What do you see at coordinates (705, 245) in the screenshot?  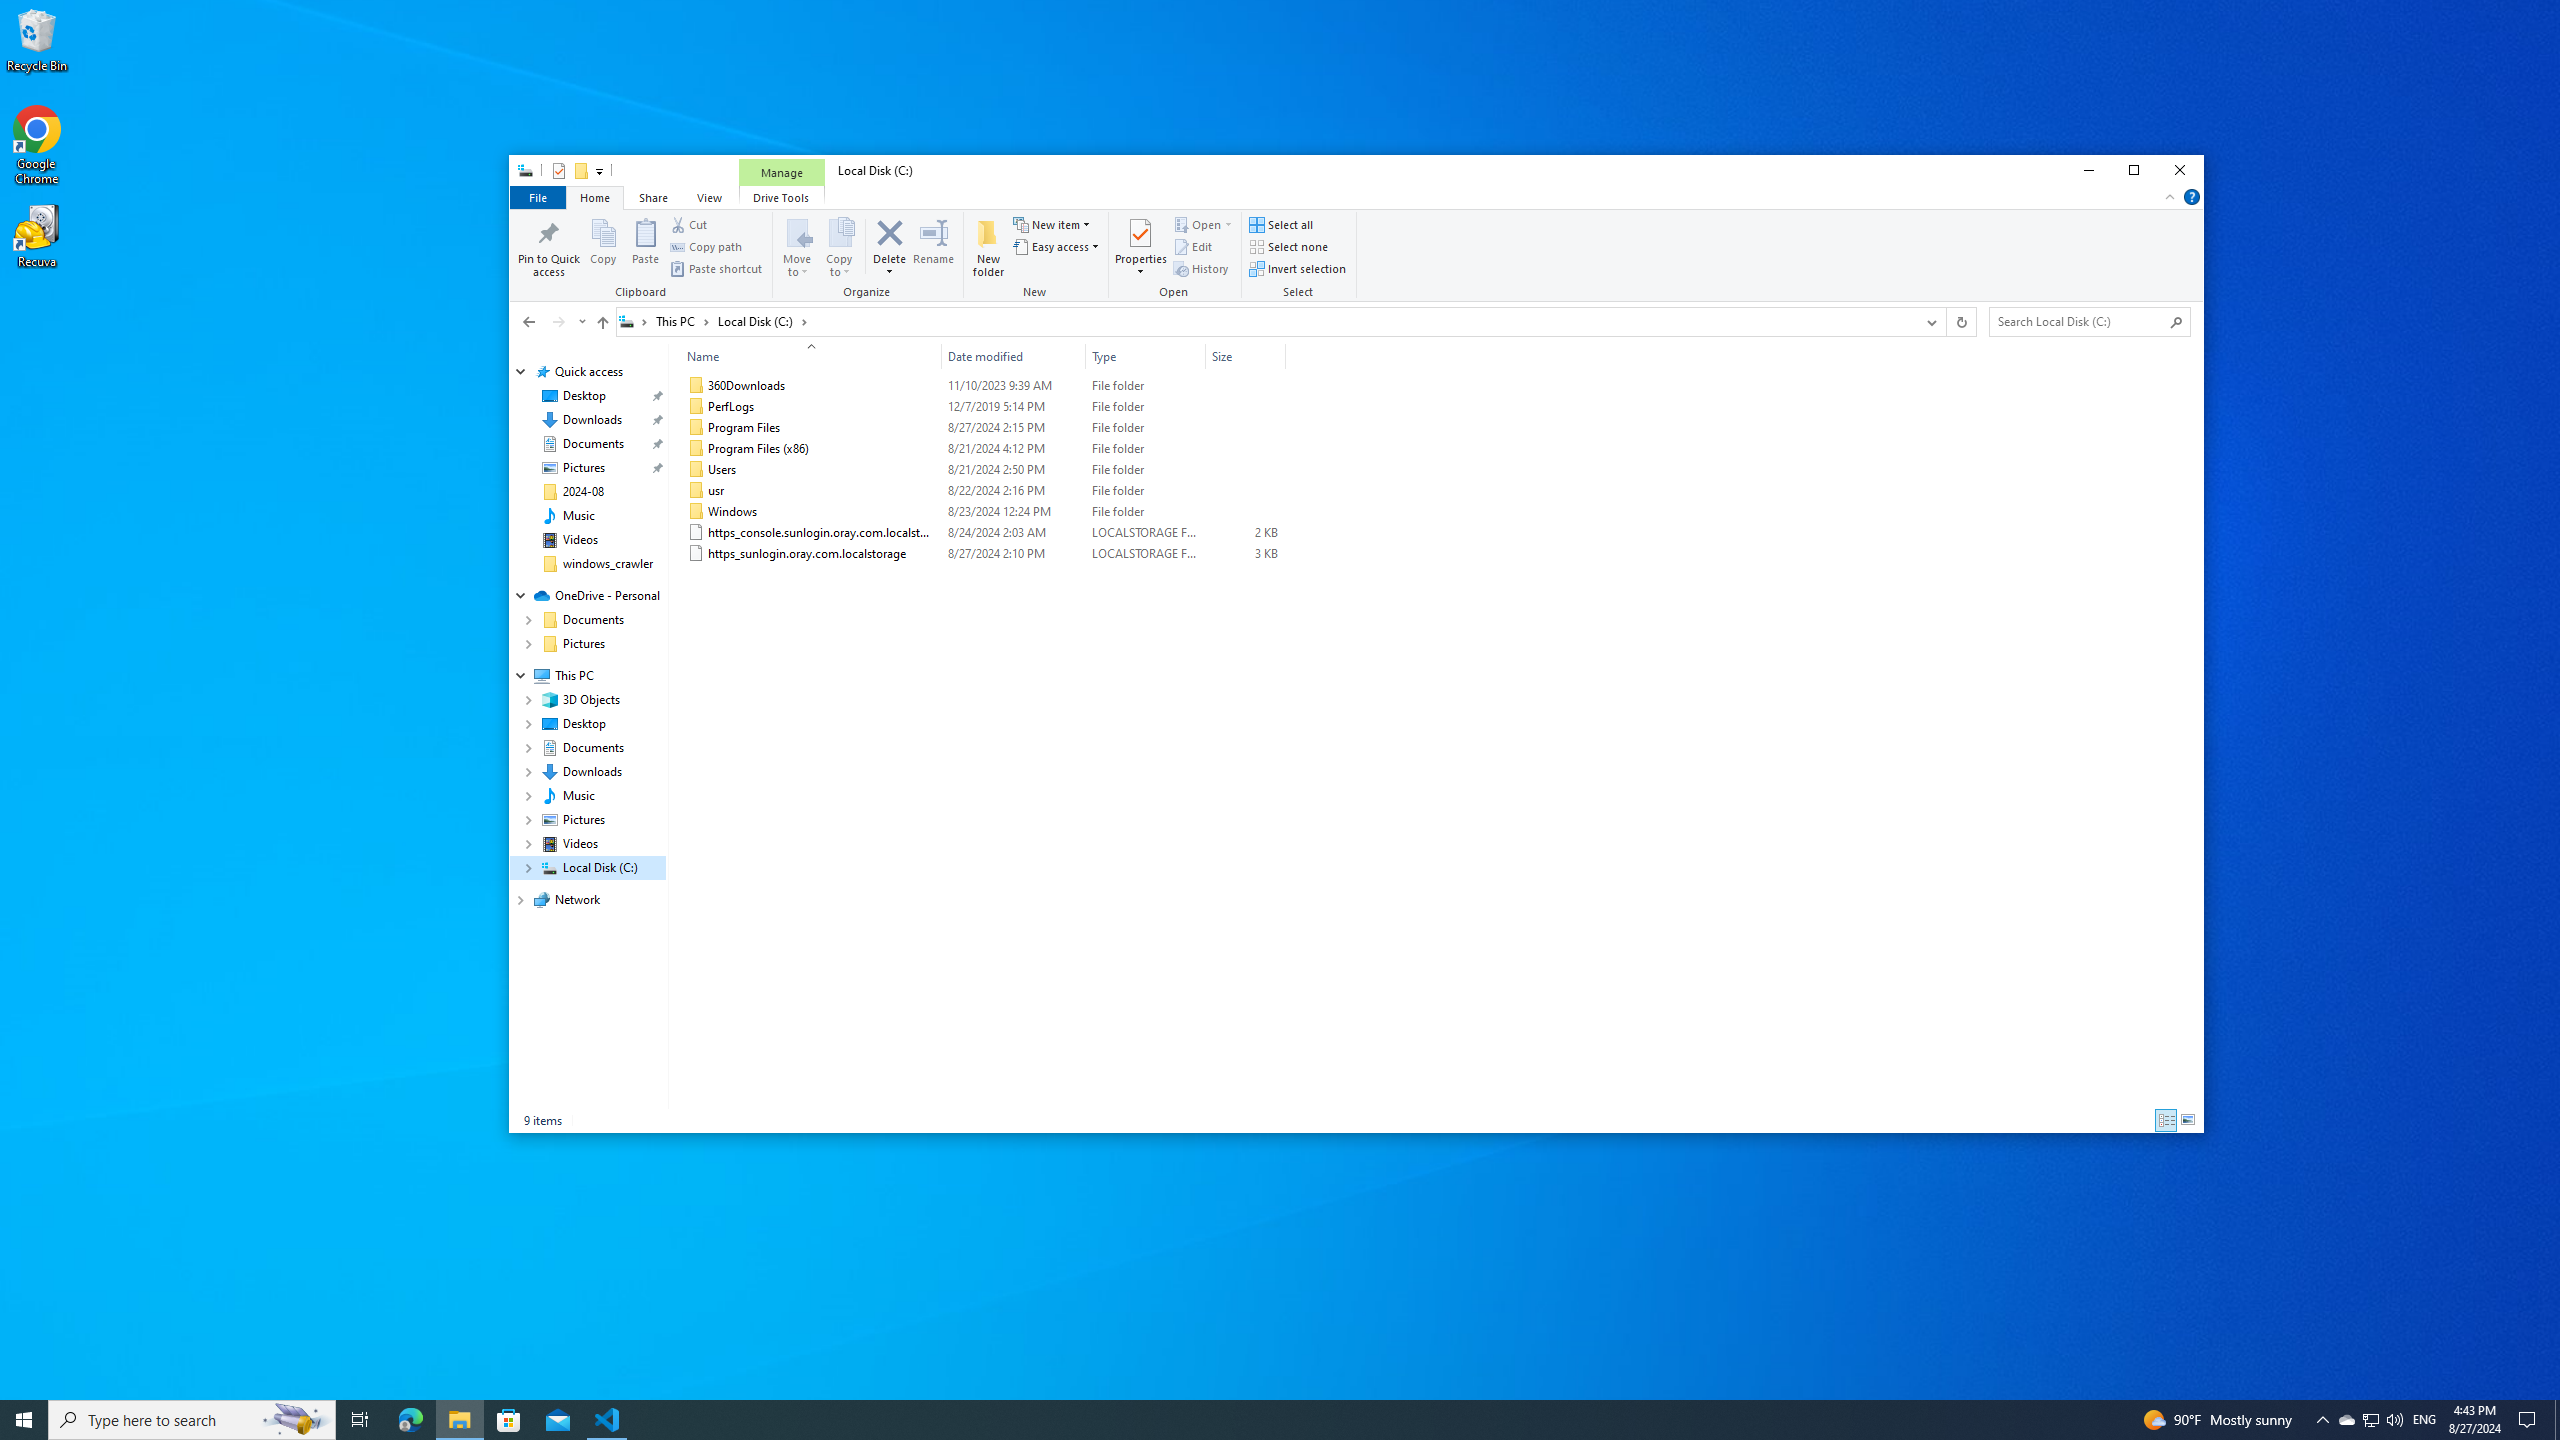 I see `'Copy path'` at bounding box center [705, 245].